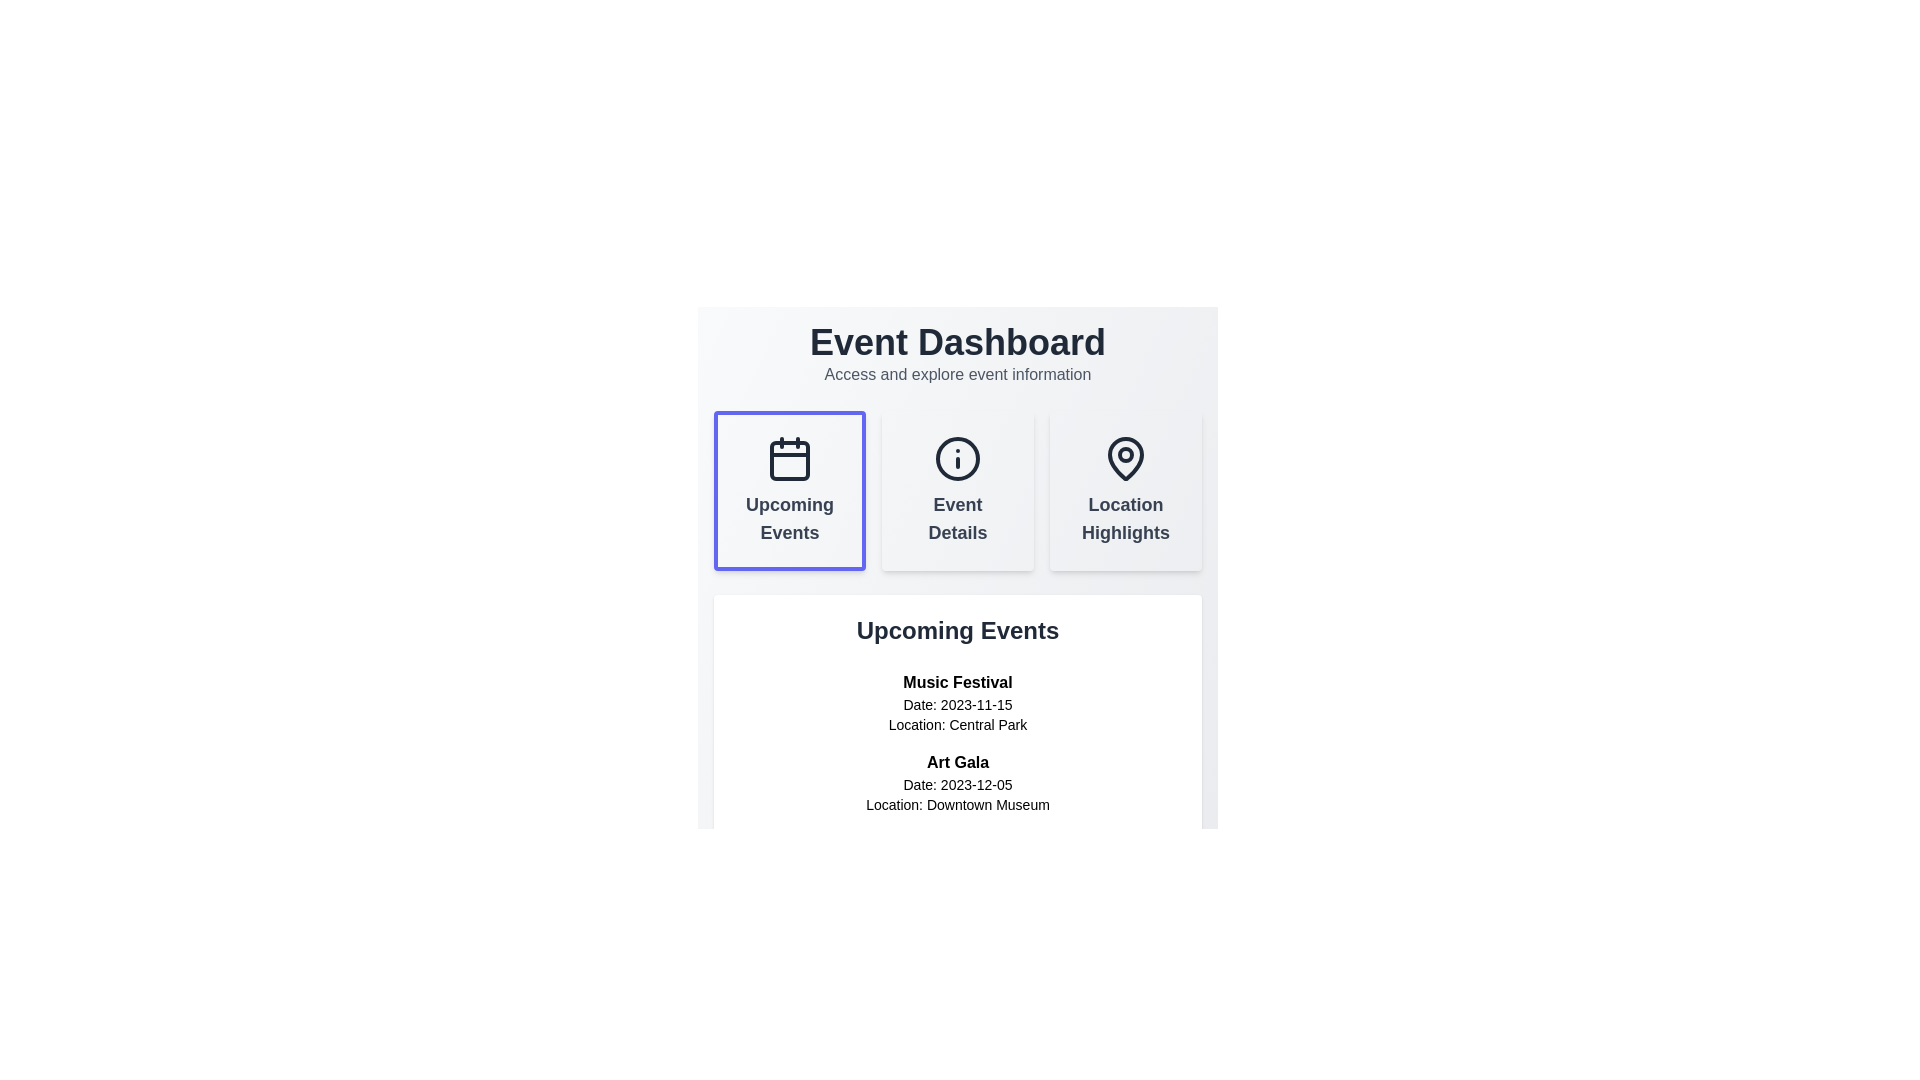 The width and height of the screenshot is (1920, 1080). Describe the element at coordinates (789, 518) in the screenshot. I see `the text label that serves as the title description for the section about upcoming events, located beneath a calendar icon` at that location.